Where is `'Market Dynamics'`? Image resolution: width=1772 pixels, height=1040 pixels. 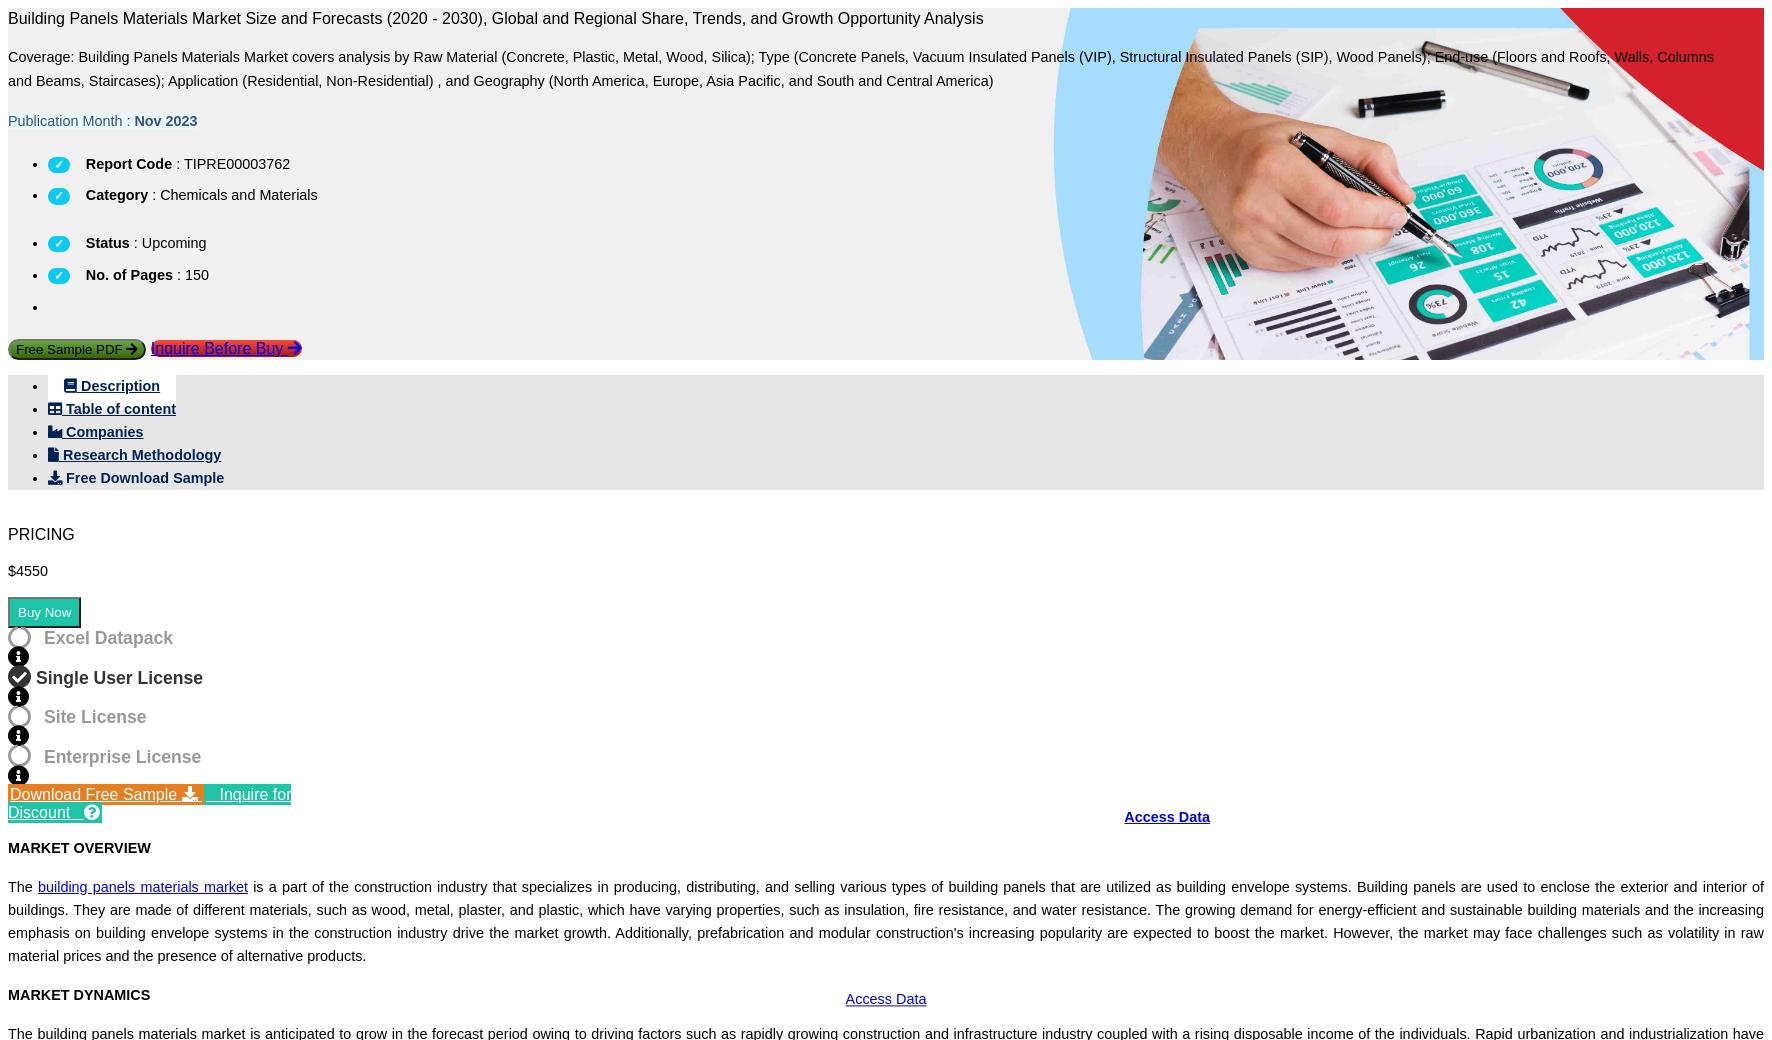
'Market Dynamics' is located at coordinates (361, 775).